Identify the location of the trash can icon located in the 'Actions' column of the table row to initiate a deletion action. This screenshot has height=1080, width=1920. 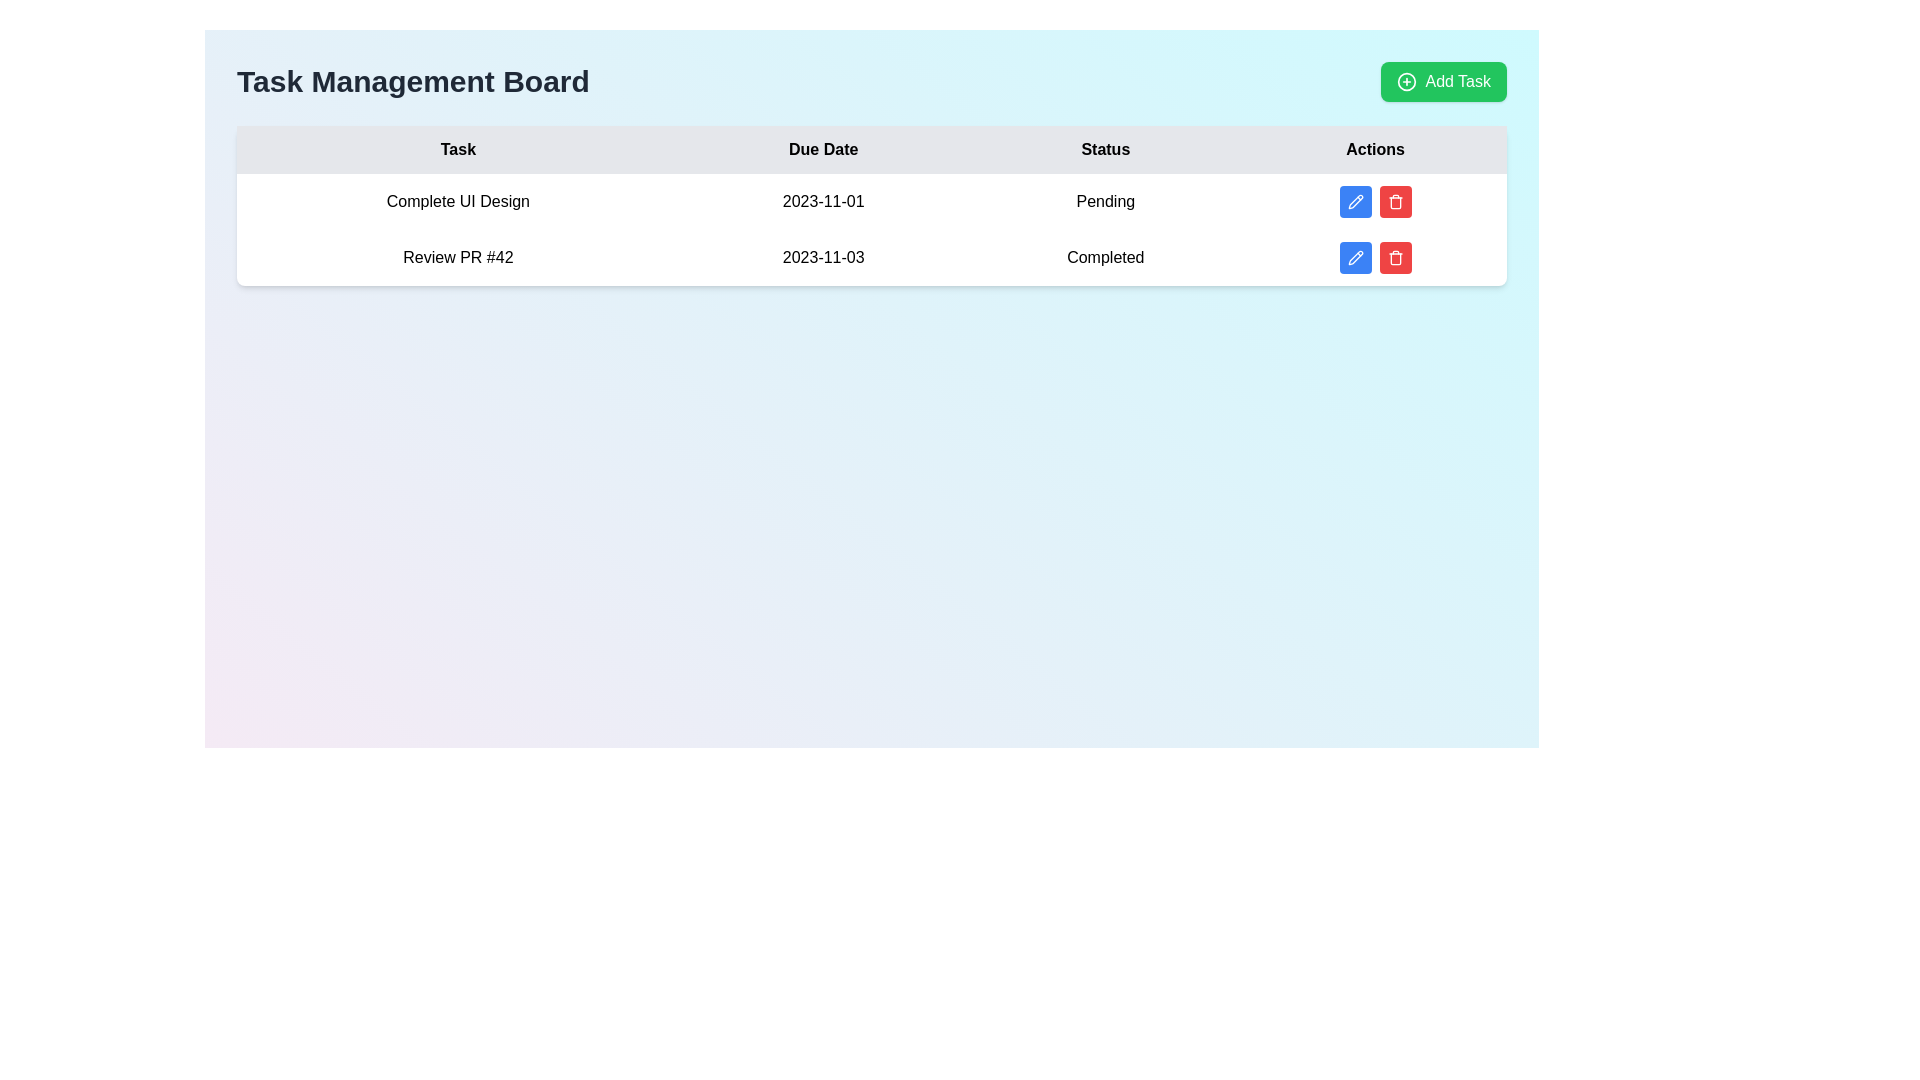
(1394, 257).